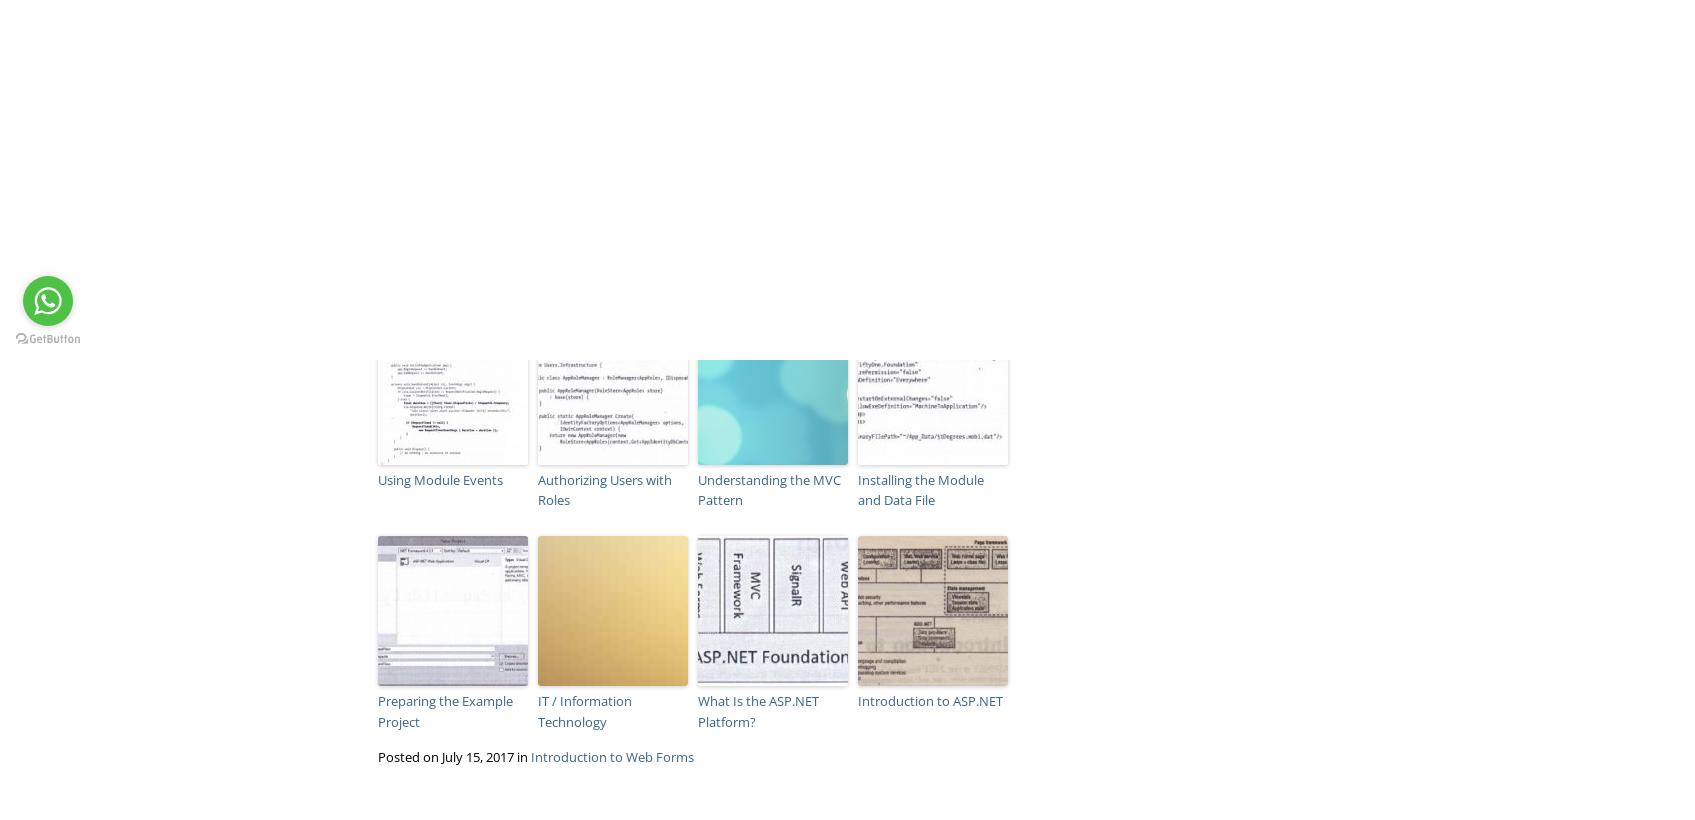 The width and height of the screenshot is (1695, 820). Describe the element at coordinates (458, 288) in the screenshot. I see `'Related ASP Assignments'` at that location.